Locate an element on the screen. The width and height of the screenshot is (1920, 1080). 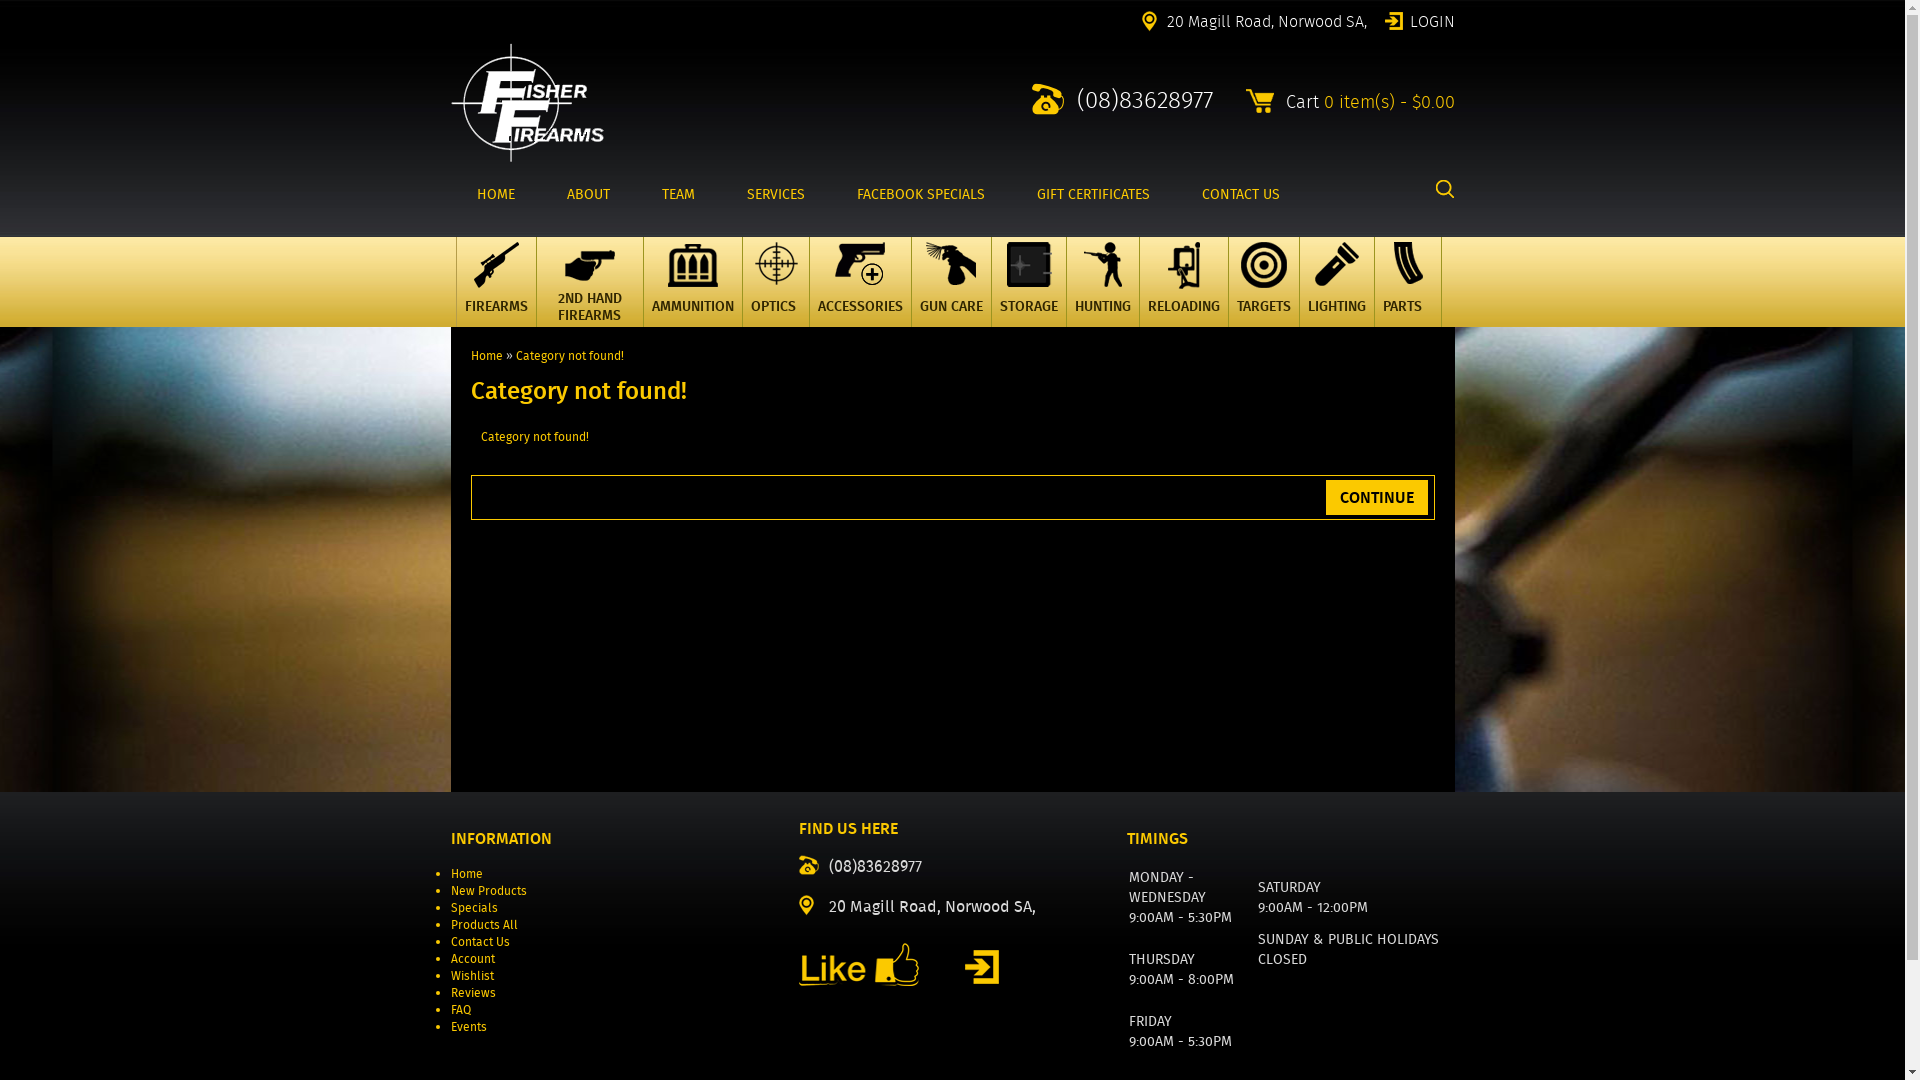
'Parts' is located at coordinates (1405, 294).